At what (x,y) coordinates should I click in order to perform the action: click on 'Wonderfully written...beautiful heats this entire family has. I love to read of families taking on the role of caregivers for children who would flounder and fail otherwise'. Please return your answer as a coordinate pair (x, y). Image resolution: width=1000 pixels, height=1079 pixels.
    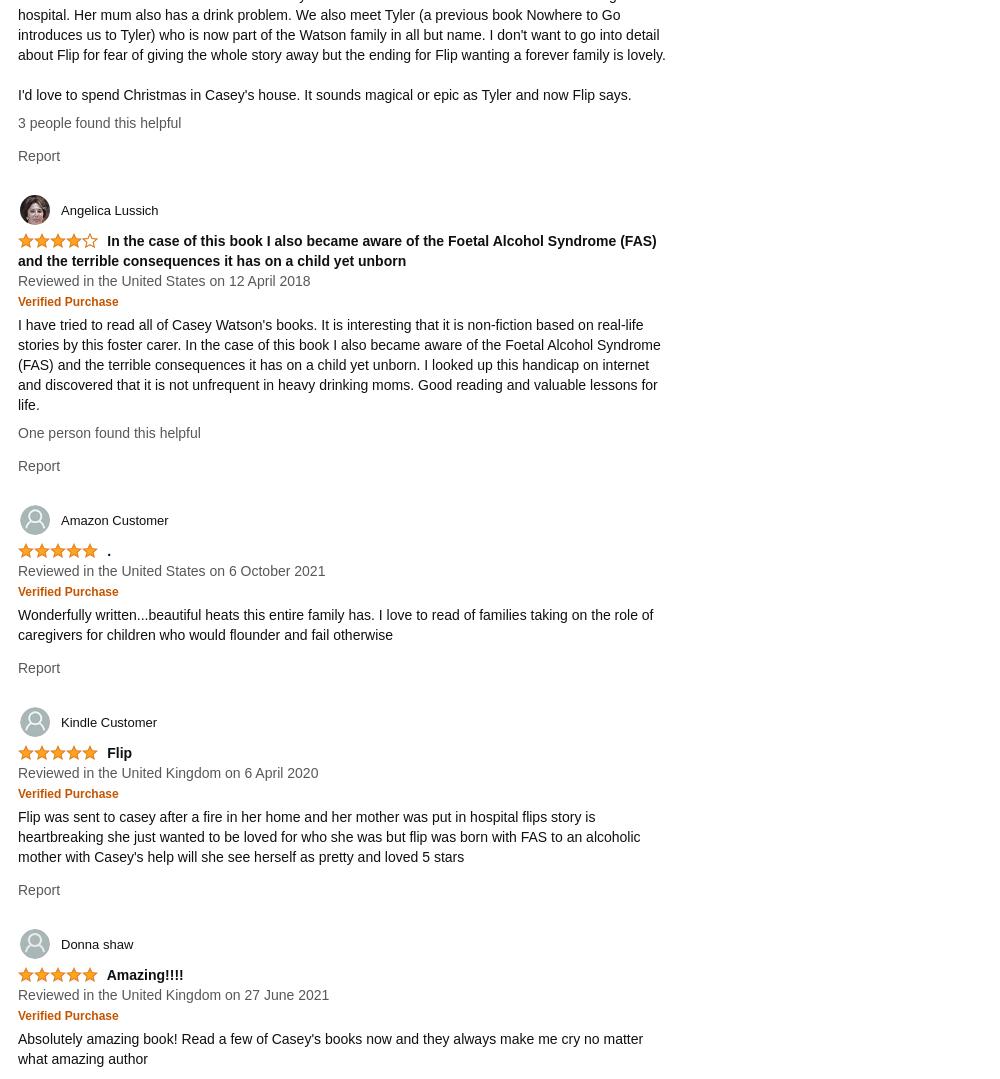
    Looking at the image, I should click on (18, 623).